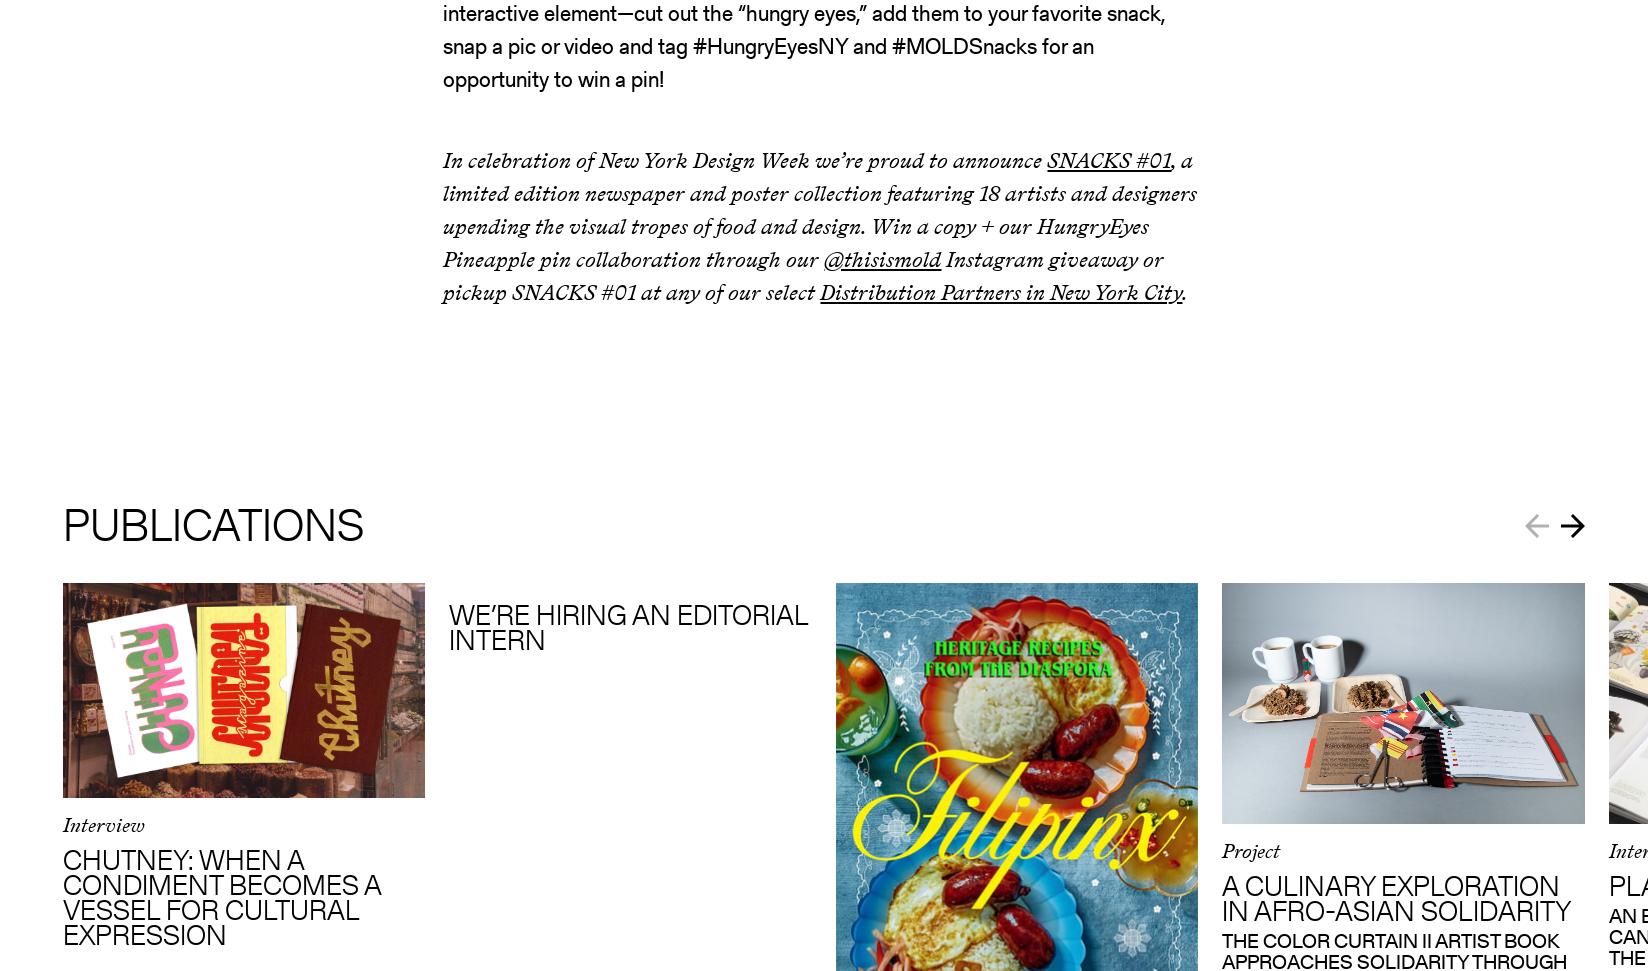  I want to click on 'We’re Hiring an Editorial Intern', so click(449, 625).